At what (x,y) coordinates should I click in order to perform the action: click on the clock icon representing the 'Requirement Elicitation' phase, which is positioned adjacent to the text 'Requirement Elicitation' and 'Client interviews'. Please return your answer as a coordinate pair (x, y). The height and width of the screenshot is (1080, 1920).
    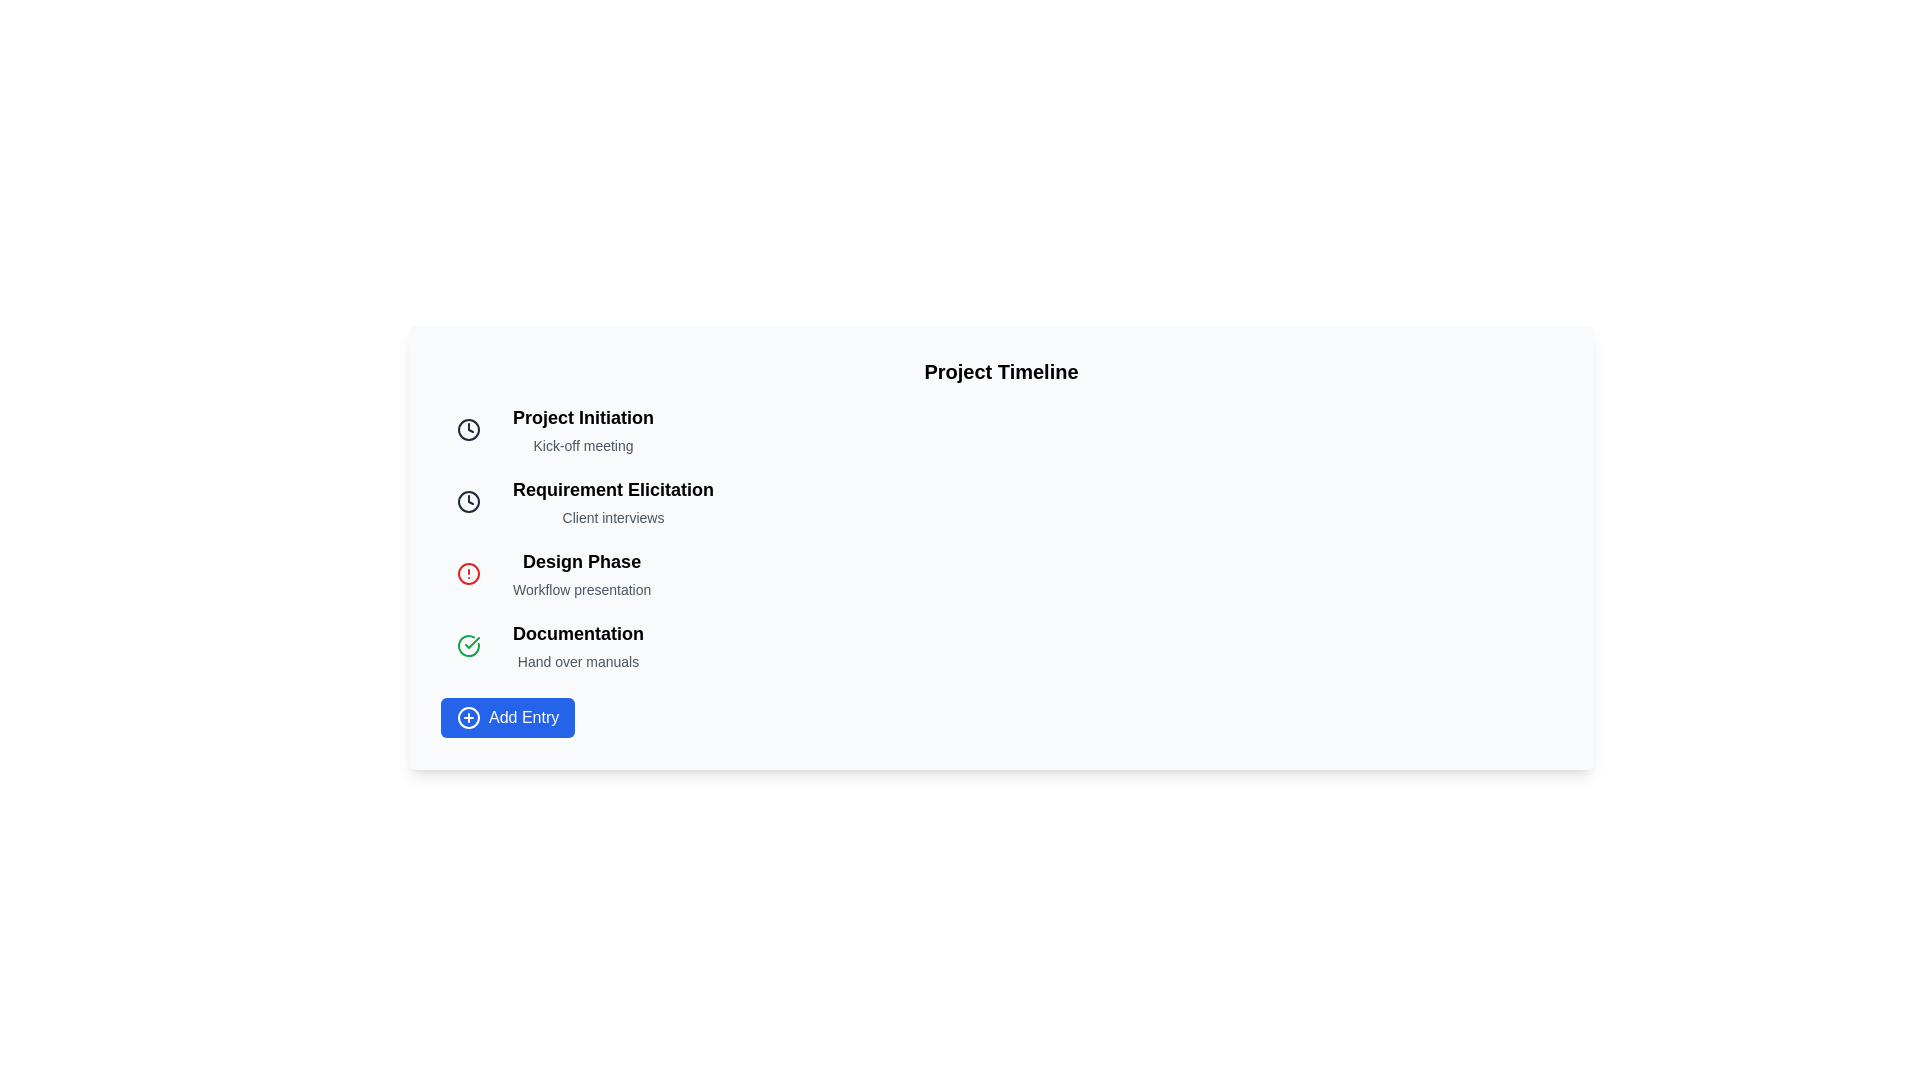
    Looking at the image, I should click on (468, 500).